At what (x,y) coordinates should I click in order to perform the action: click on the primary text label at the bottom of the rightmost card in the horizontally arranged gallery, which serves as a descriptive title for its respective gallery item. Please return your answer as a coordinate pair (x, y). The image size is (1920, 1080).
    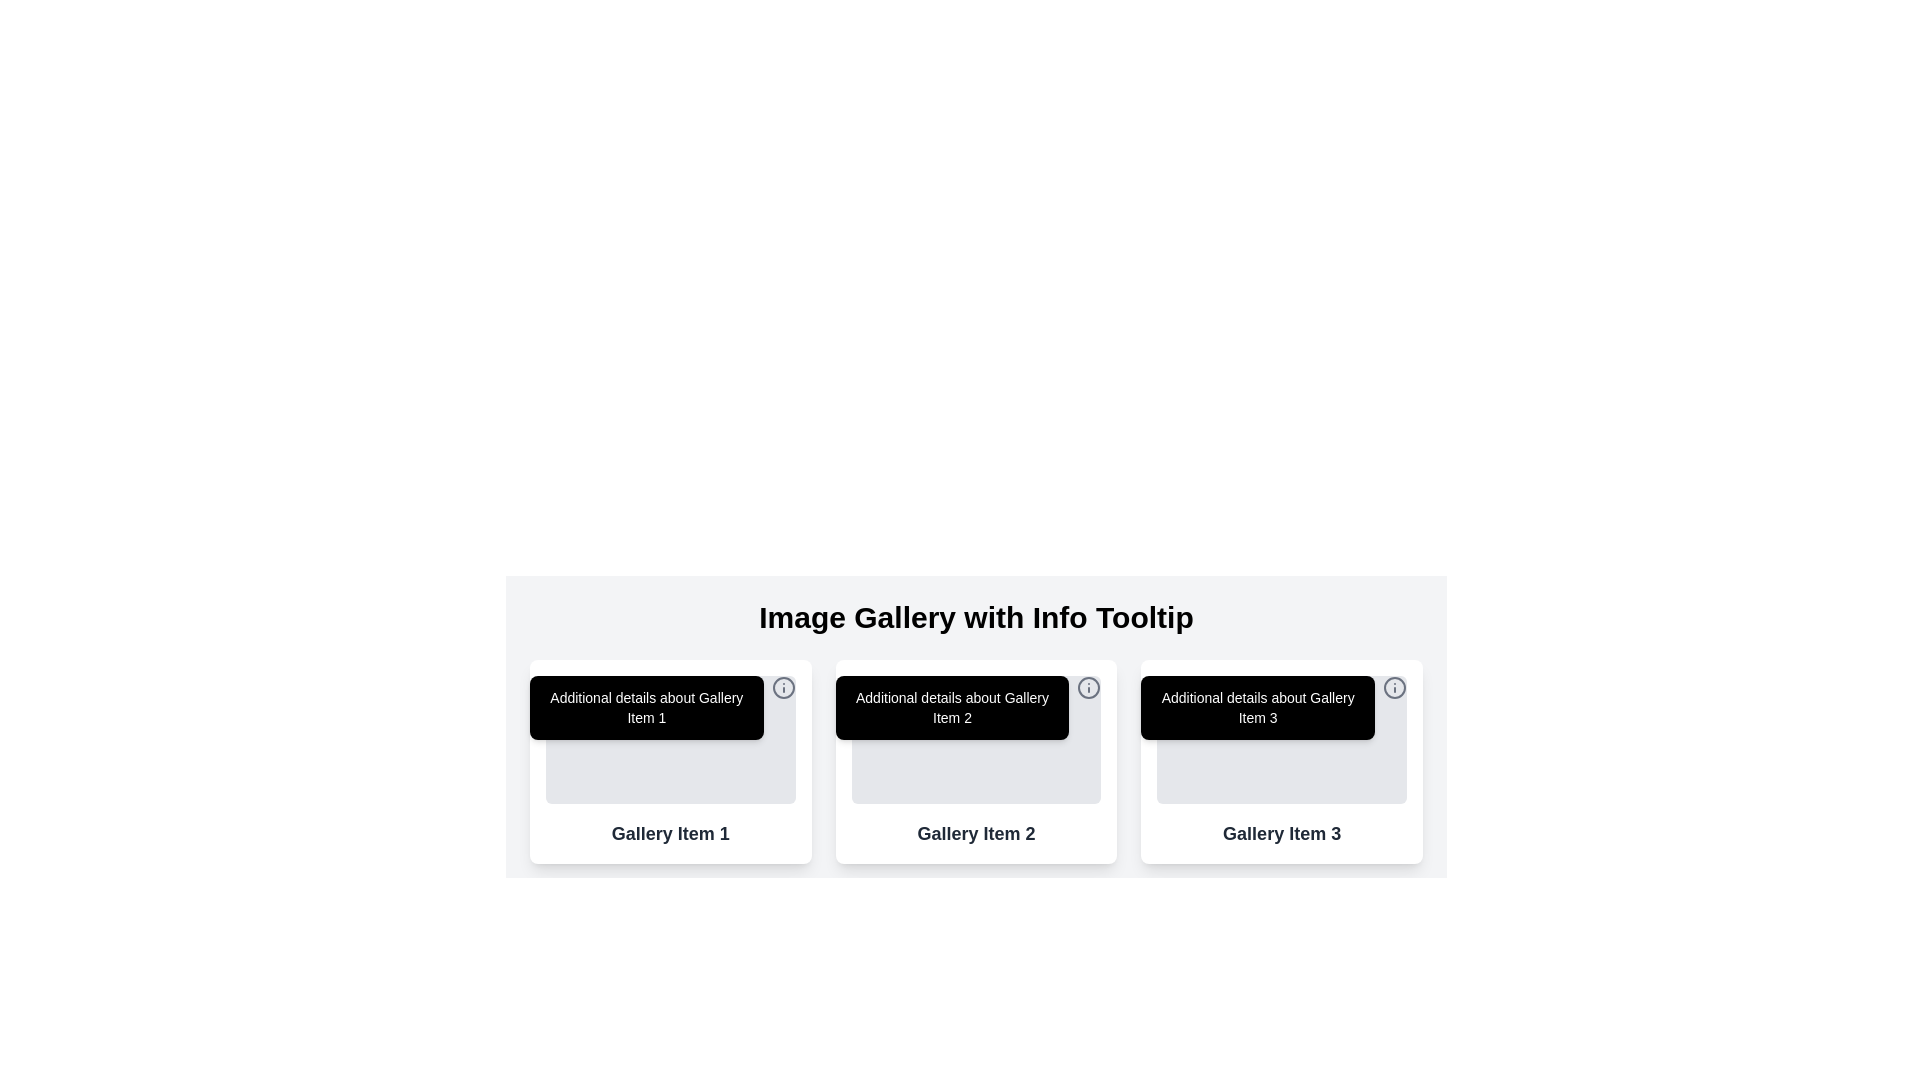
    Looking at the image, I should click on (1282, 833).